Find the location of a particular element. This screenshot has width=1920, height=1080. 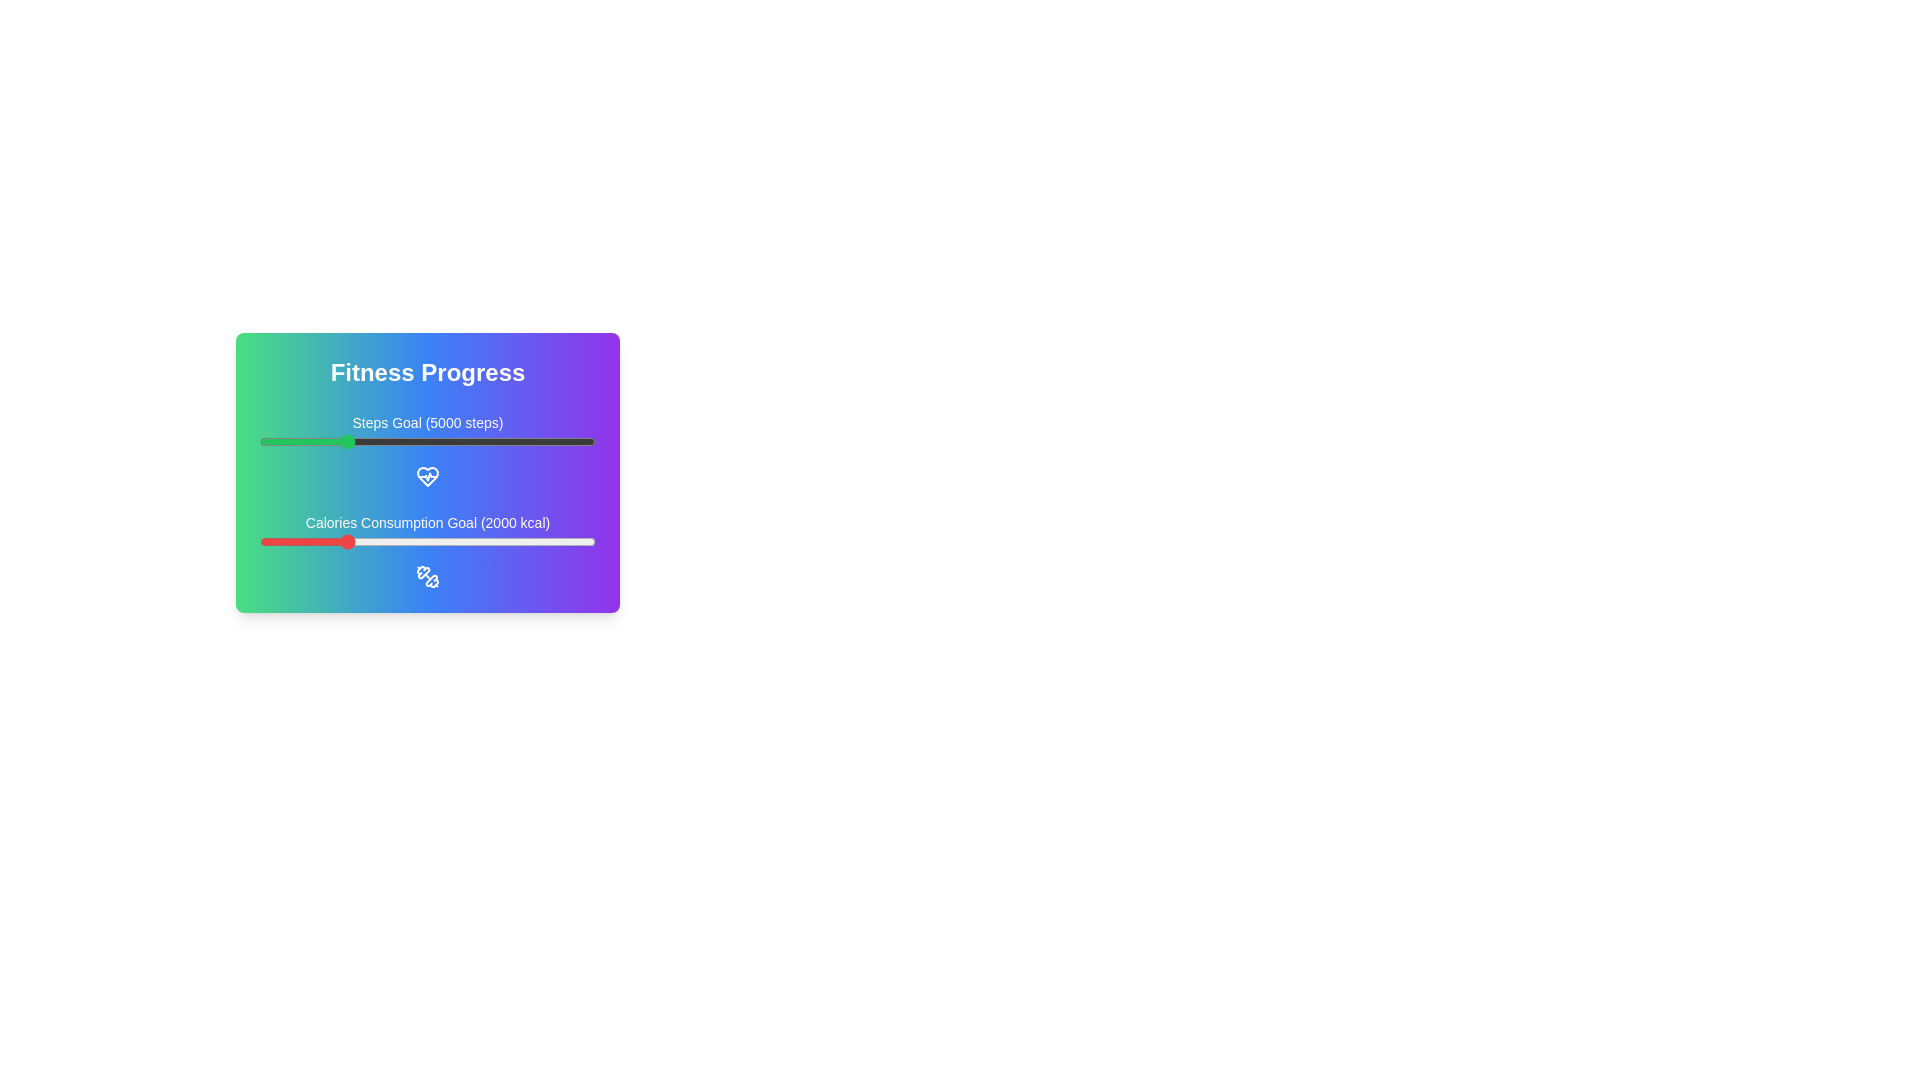

the white heart icon with a pulse line centered in a blue circular background, which is located between the 'Steps Goal (5000 steps)' slider above and the 'Calories Consumption Goal (2000 kcal)' slider below is located at coordinates (426, 477).